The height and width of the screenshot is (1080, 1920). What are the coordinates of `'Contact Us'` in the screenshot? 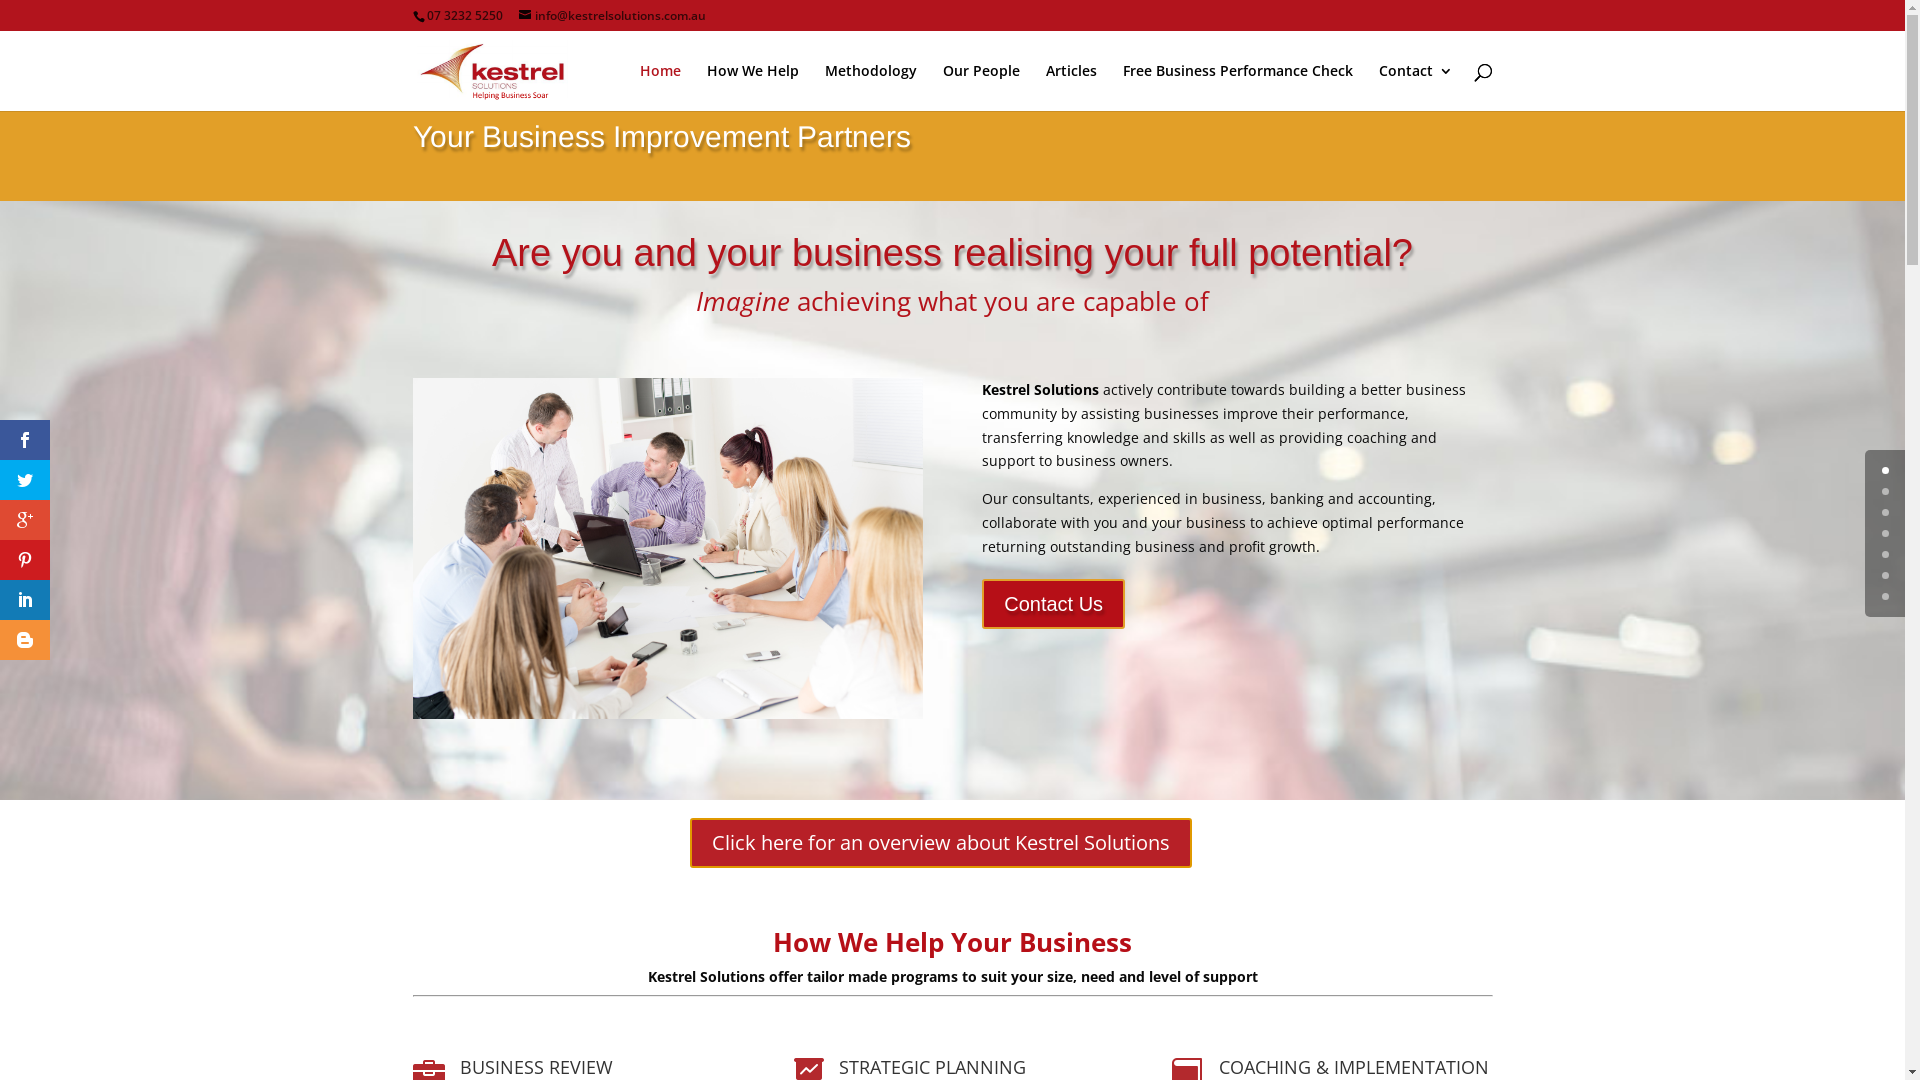 It's located at (1052, 603).